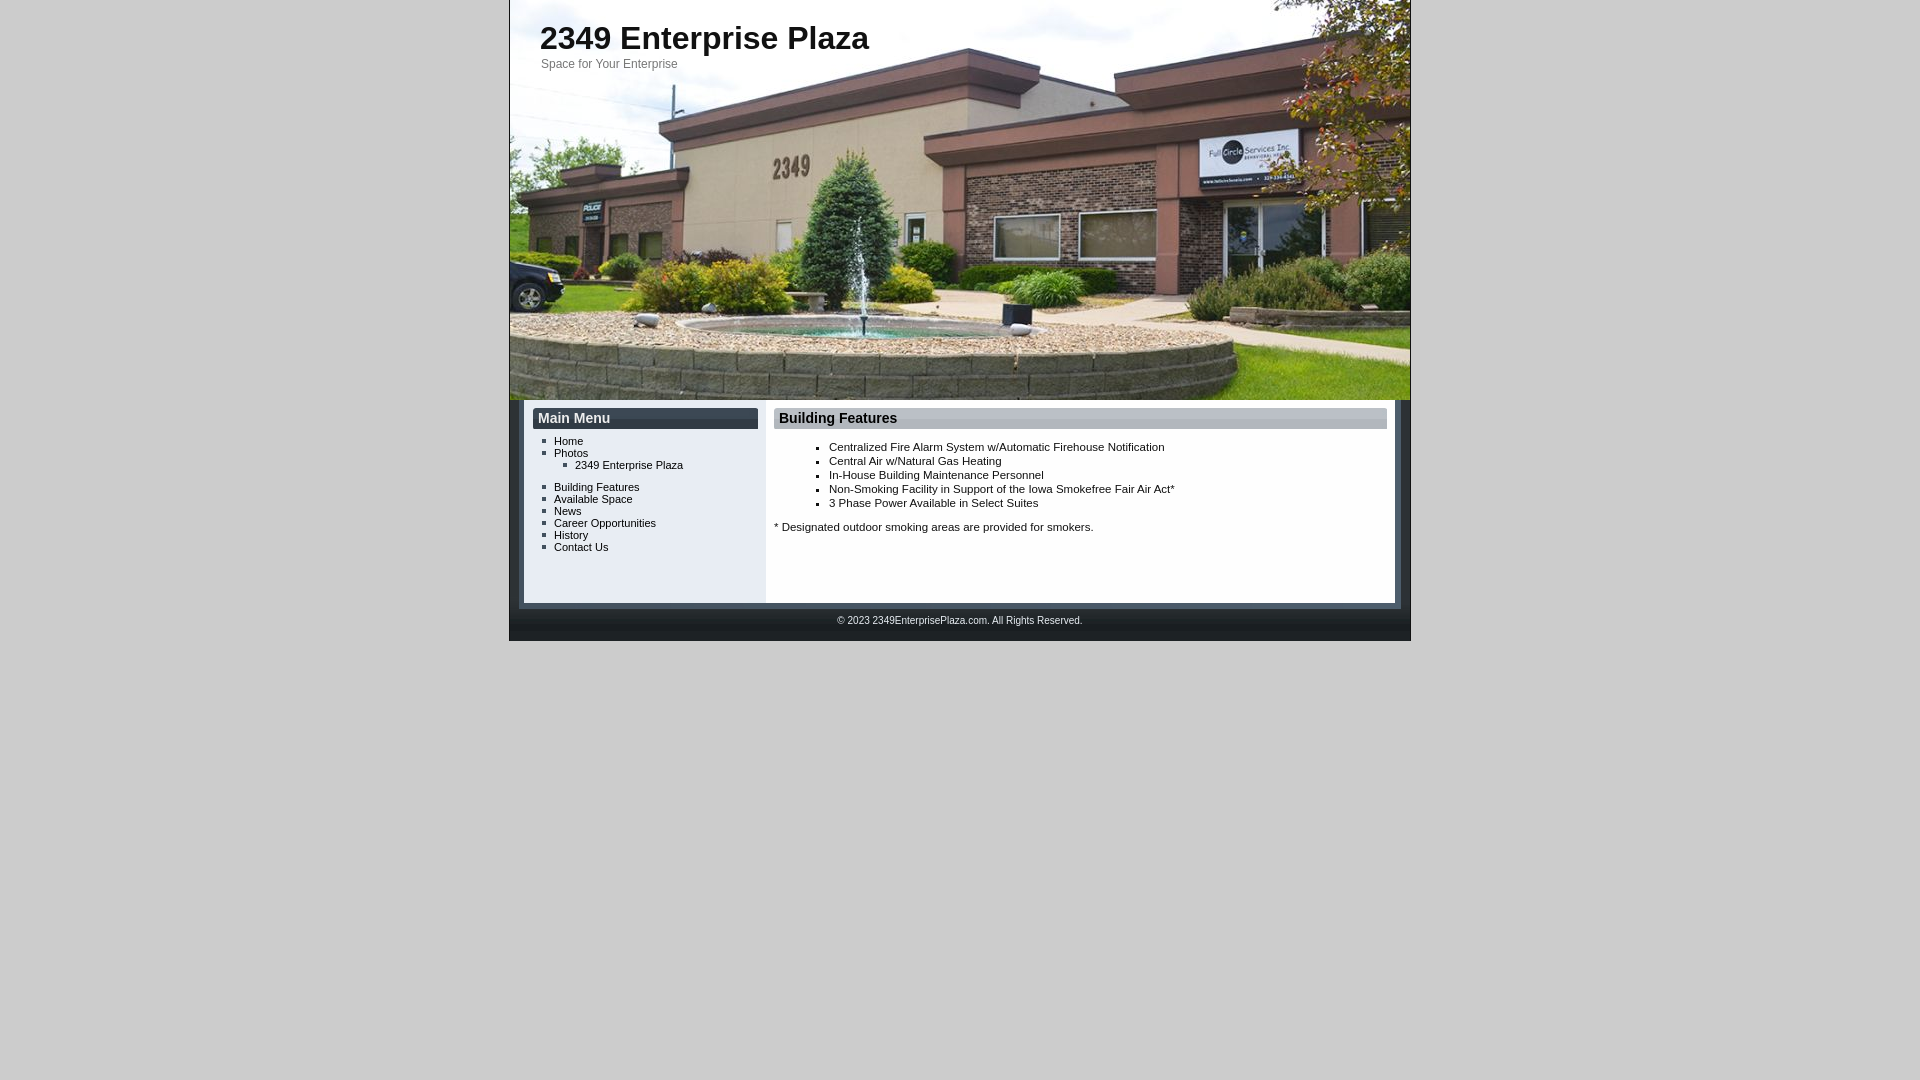  Describe the element at coordinates (704, 38) in the screenshot. I see `'2349 Enterprise Plaza'` at that location.